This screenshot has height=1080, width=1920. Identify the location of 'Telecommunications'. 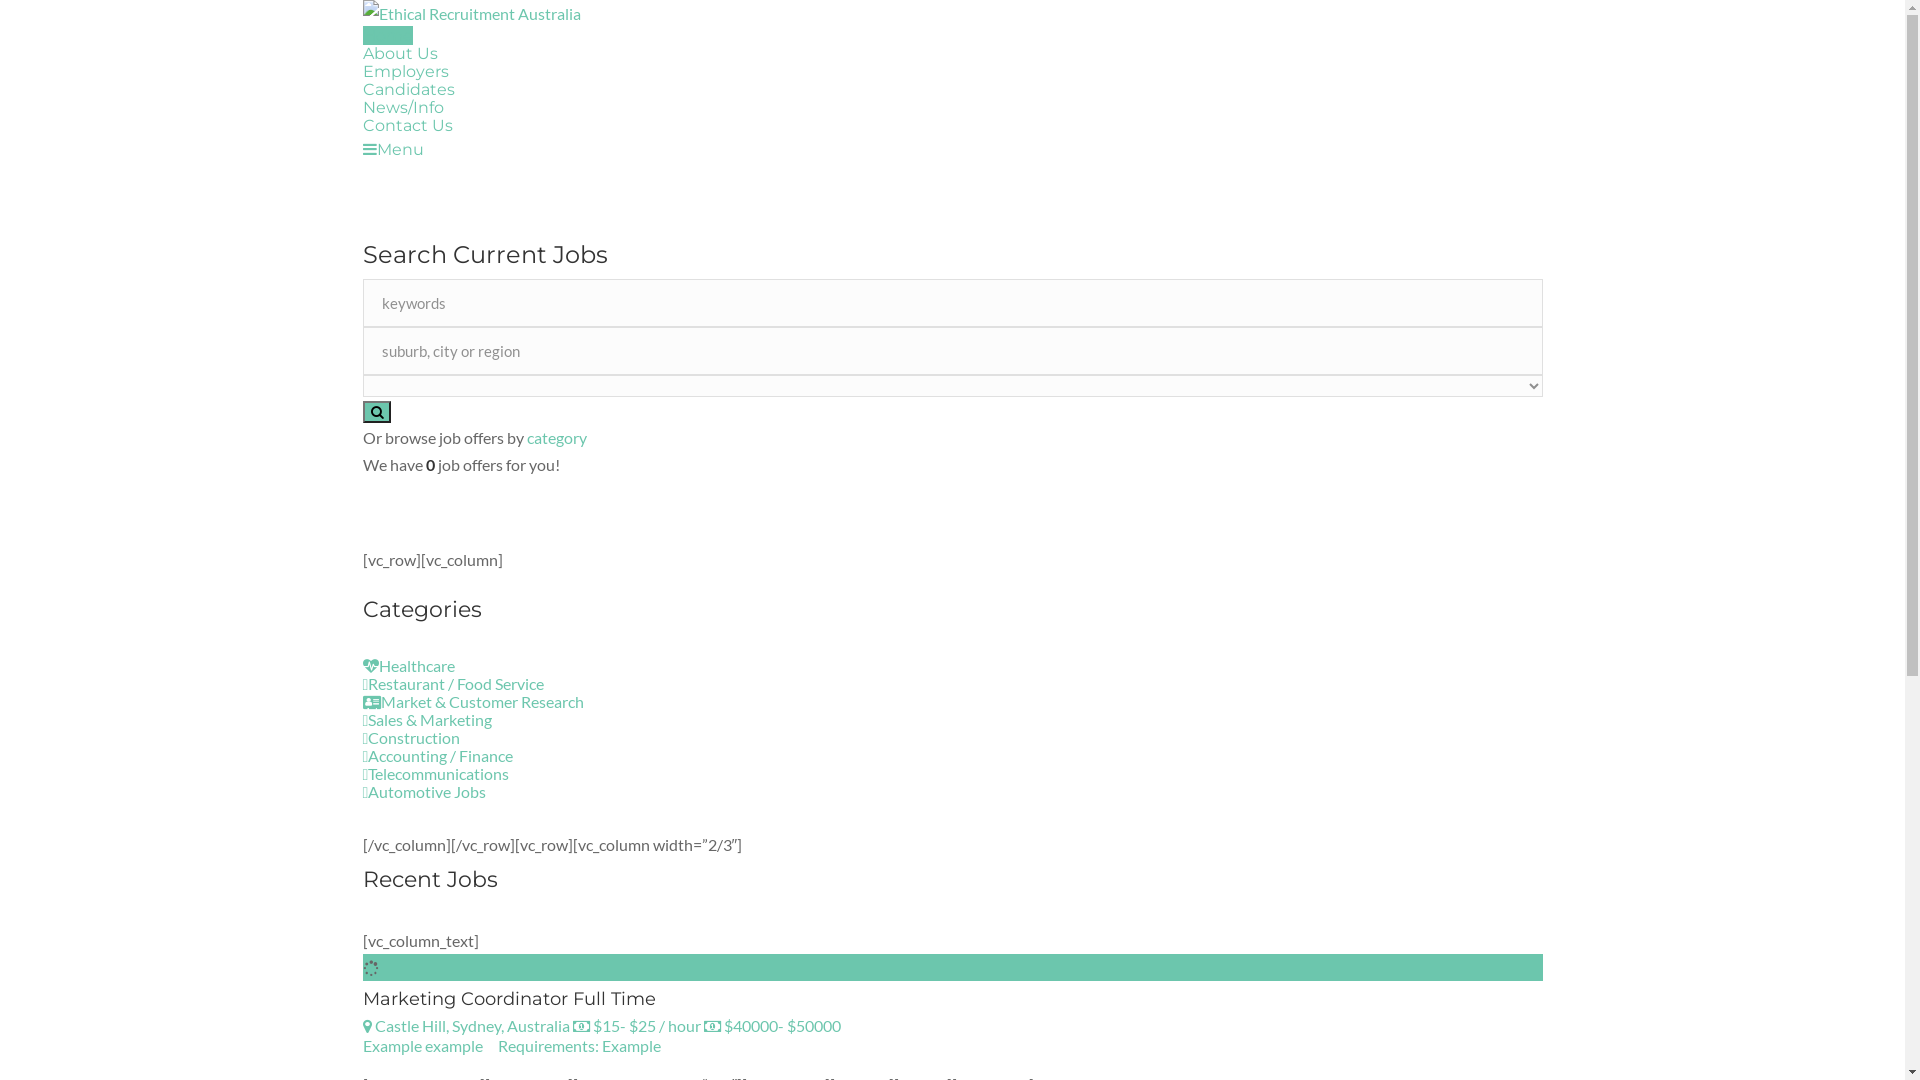
(434, 772).